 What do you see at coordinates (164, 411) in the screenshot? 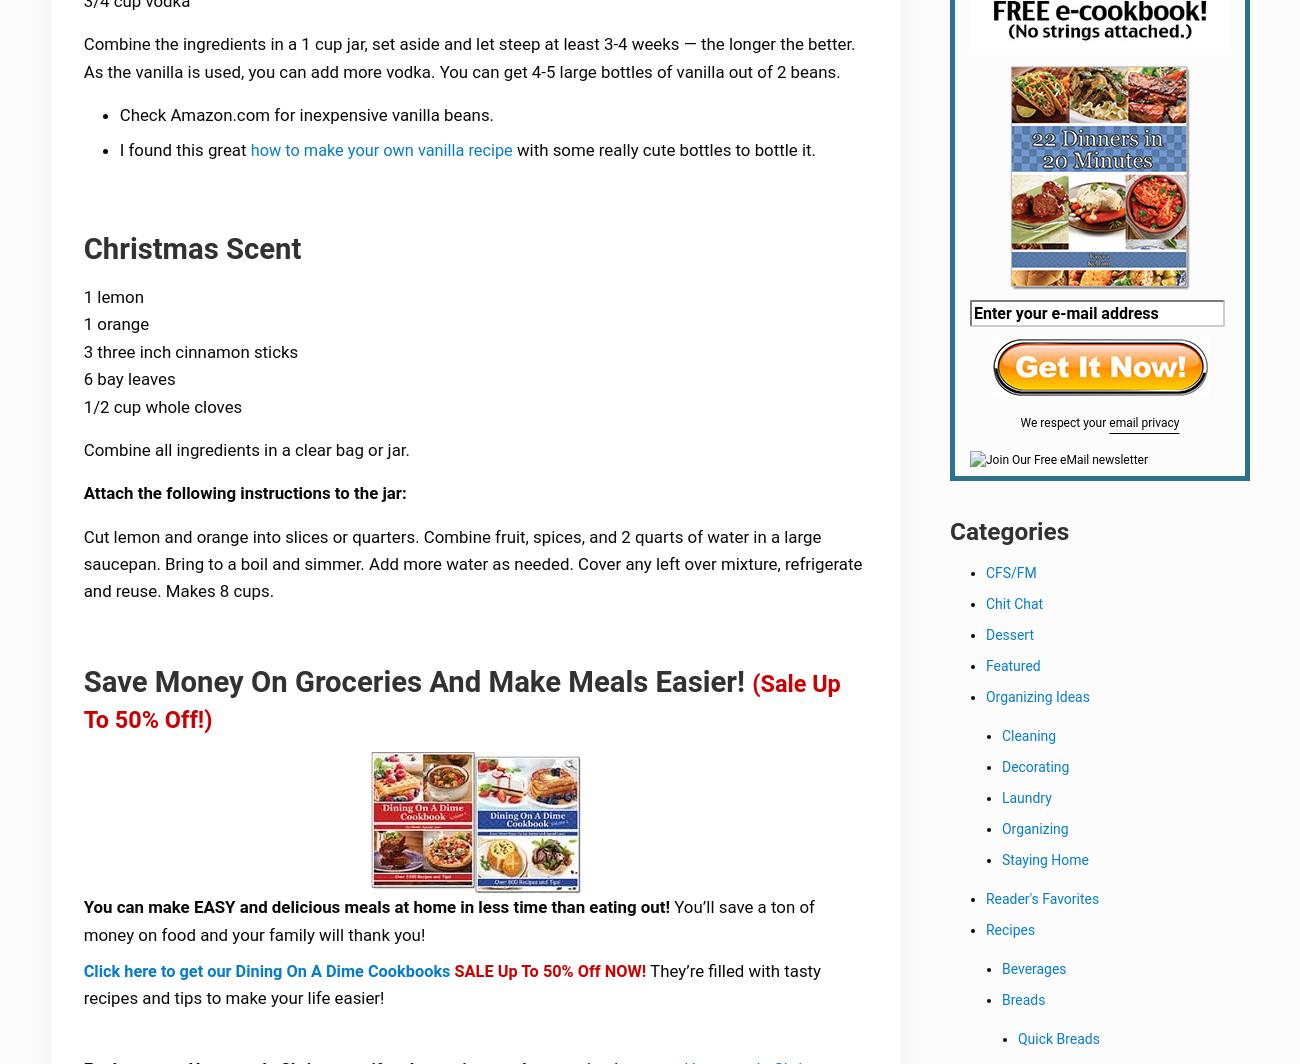
I see `'1/2 cup whole cloves'` at bounding box center [164, 411].